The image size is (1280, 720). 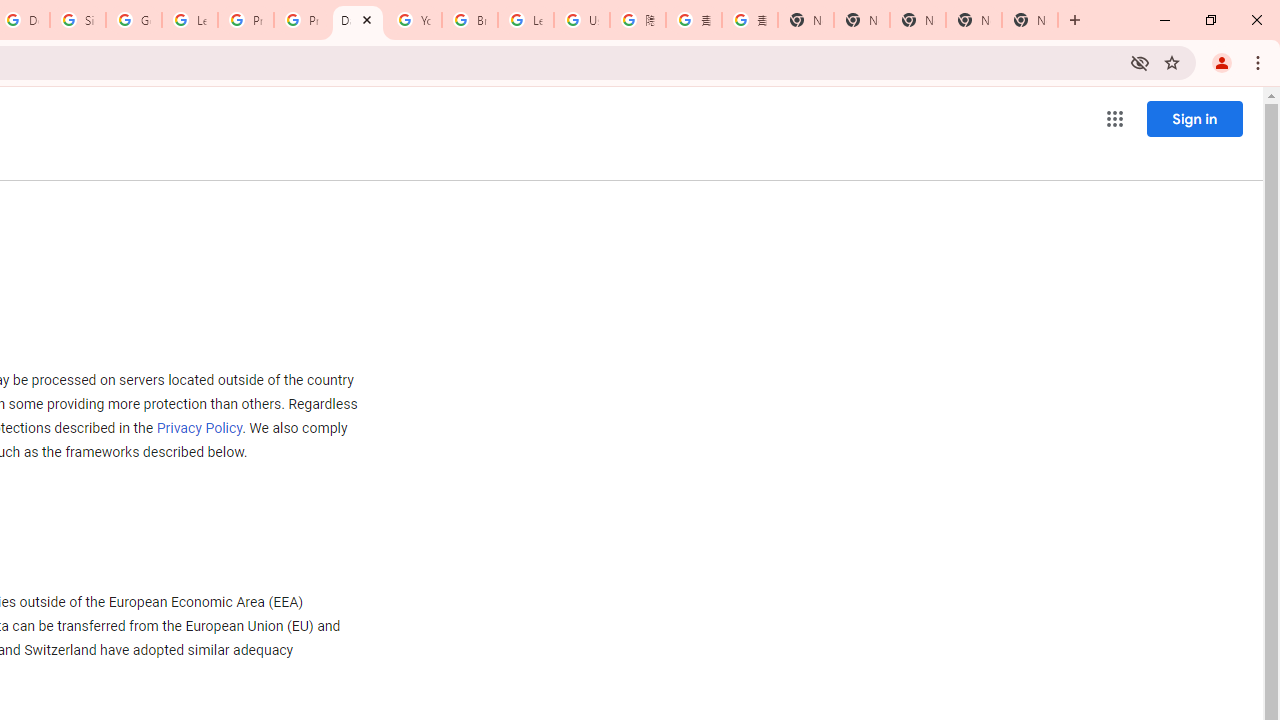 I want to click on 'YouTube', so click(x=413, y=20).